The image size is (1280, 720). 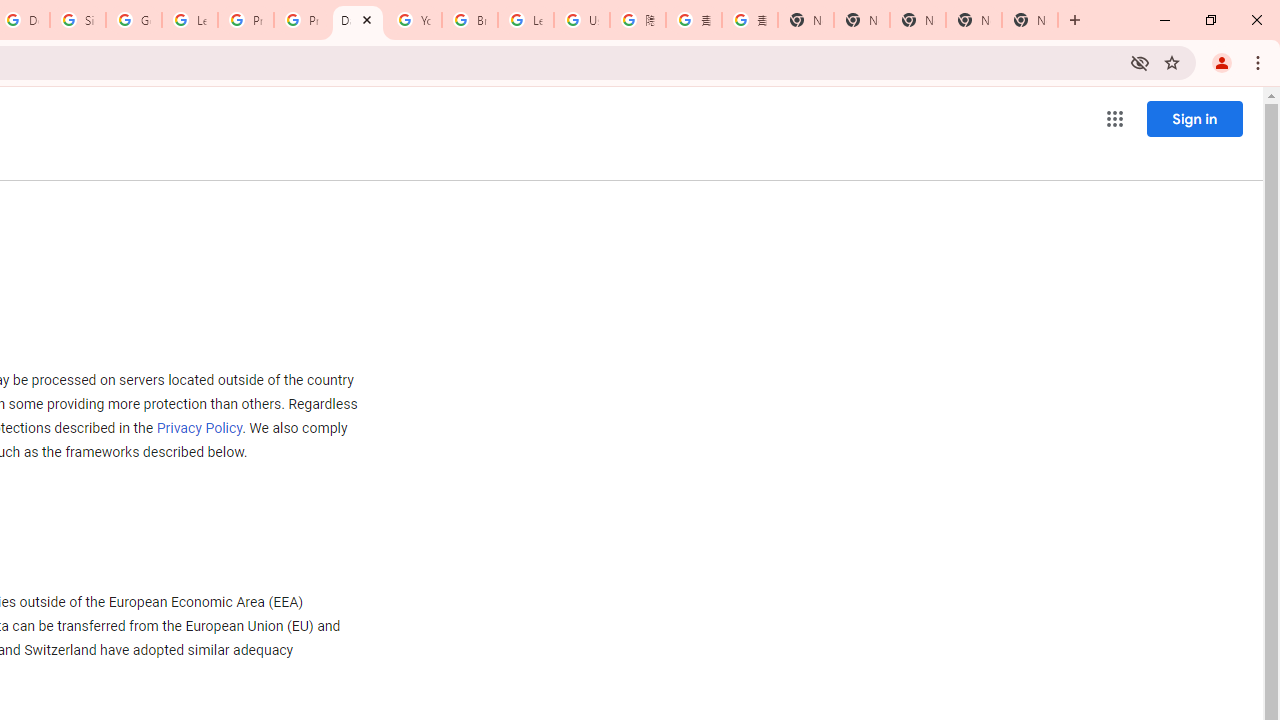 I want to click on 'YouTube', so click(x=413, y=20).